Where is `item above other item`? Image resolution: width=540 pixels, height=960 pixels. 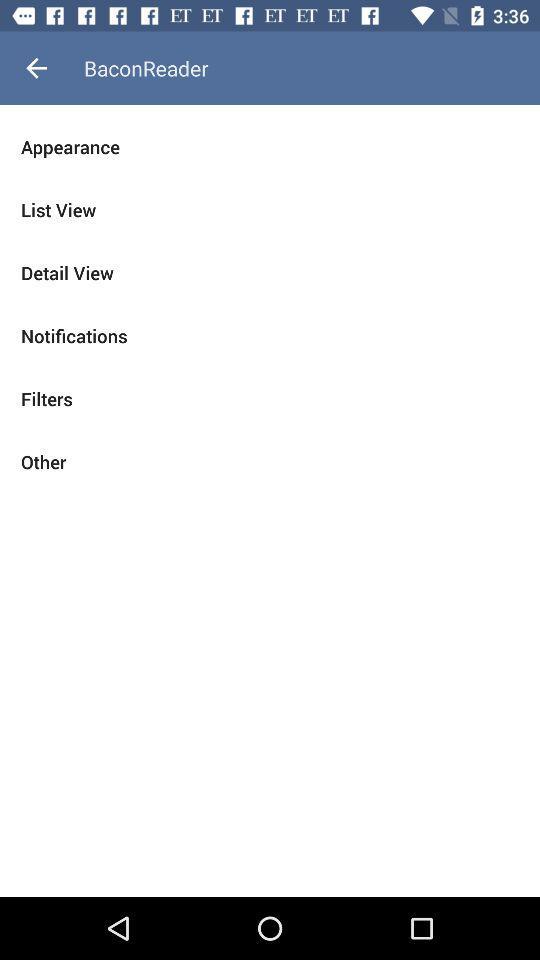 item above other item is located at coordinates (270, 397).